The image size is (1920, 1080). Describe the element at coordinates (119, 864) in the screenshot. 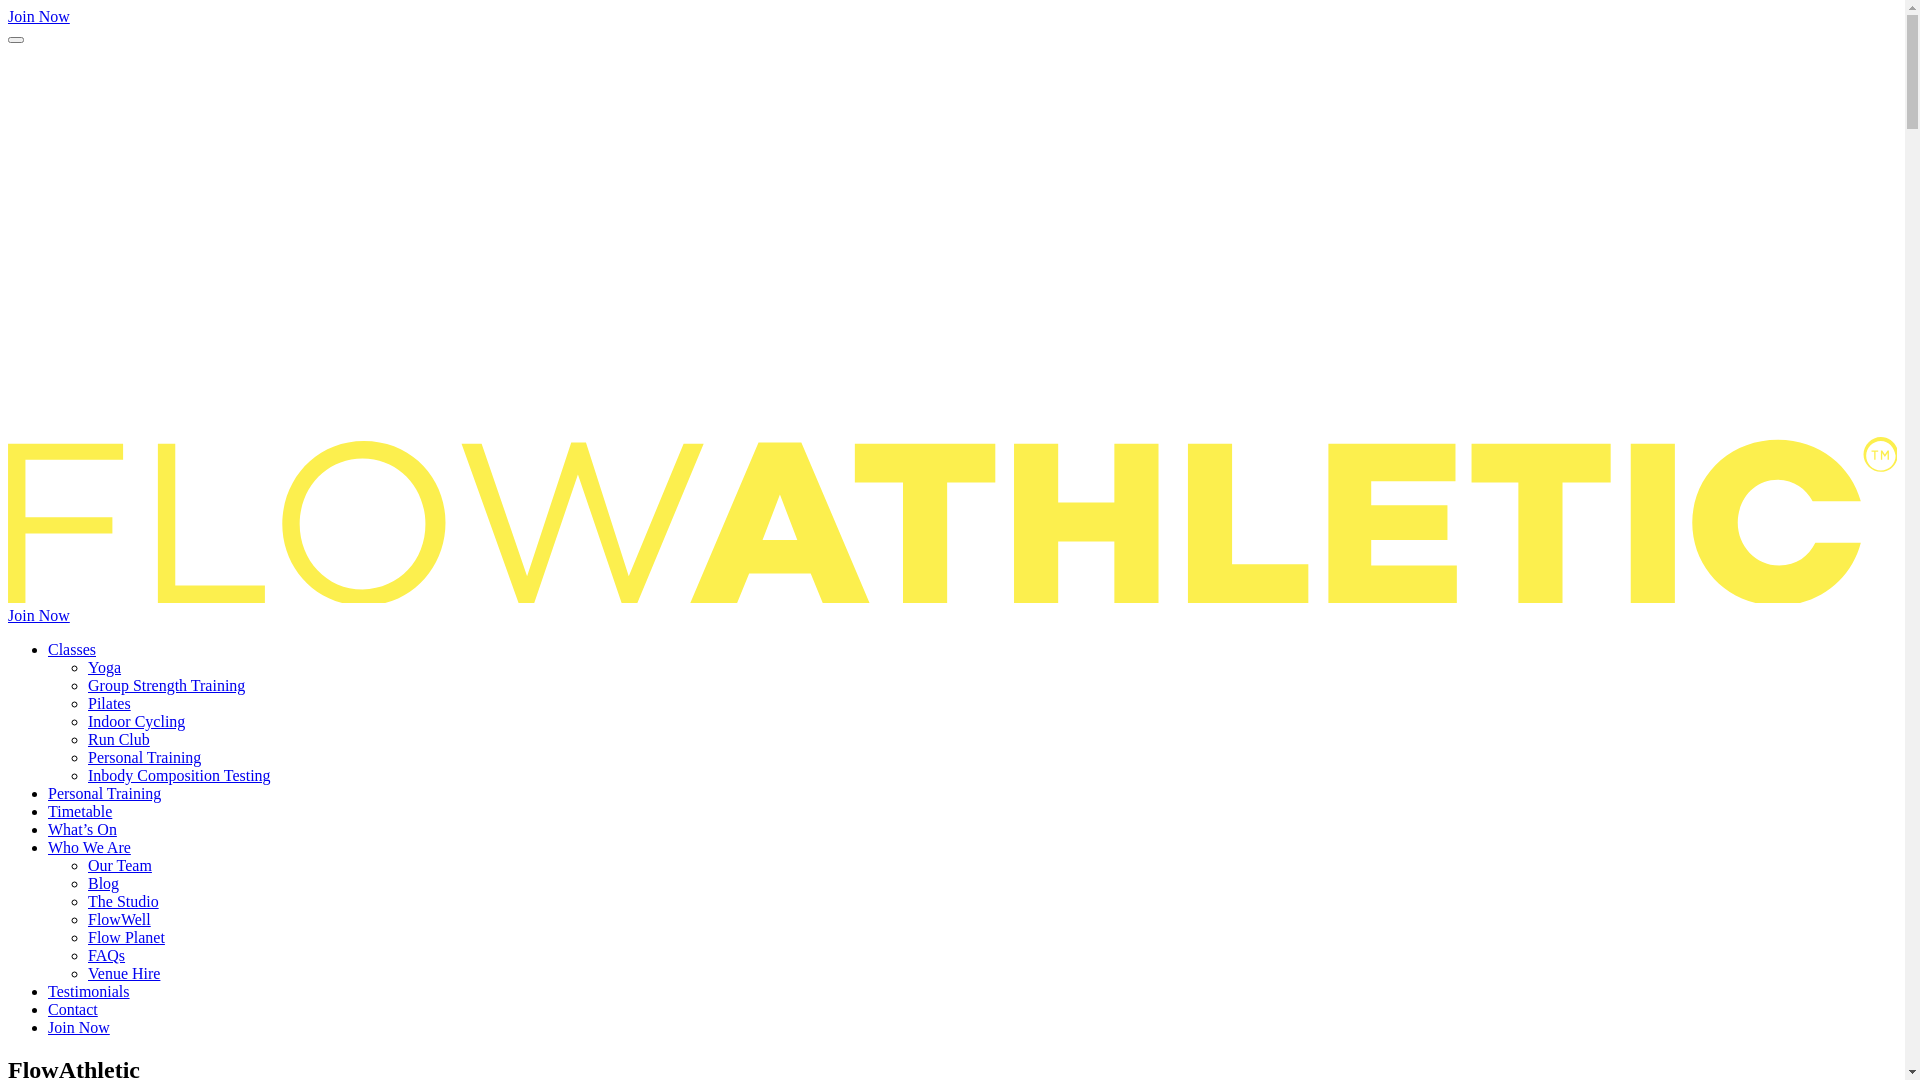

I see `'Our Team'` at that location.